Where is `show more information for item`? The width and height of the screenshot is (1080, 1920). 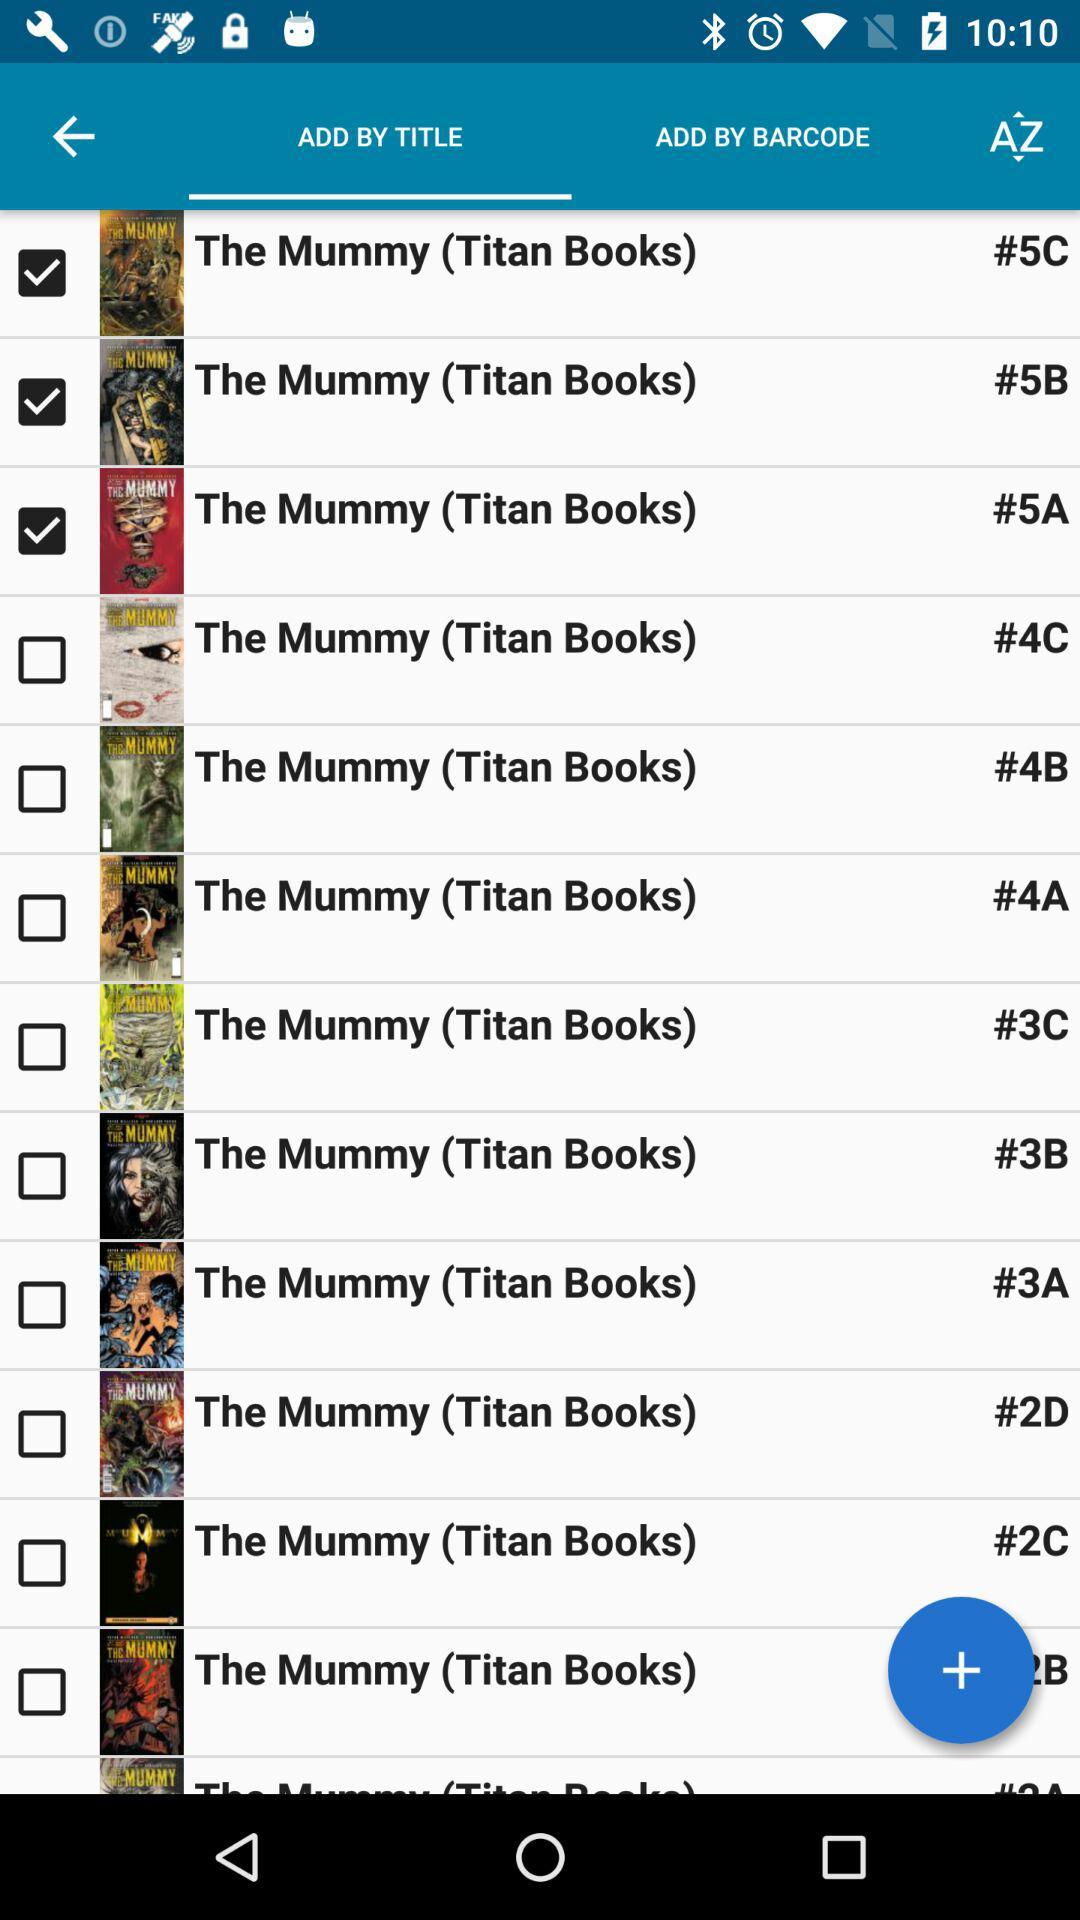
show more information for item is located at coordinates (140, 787).